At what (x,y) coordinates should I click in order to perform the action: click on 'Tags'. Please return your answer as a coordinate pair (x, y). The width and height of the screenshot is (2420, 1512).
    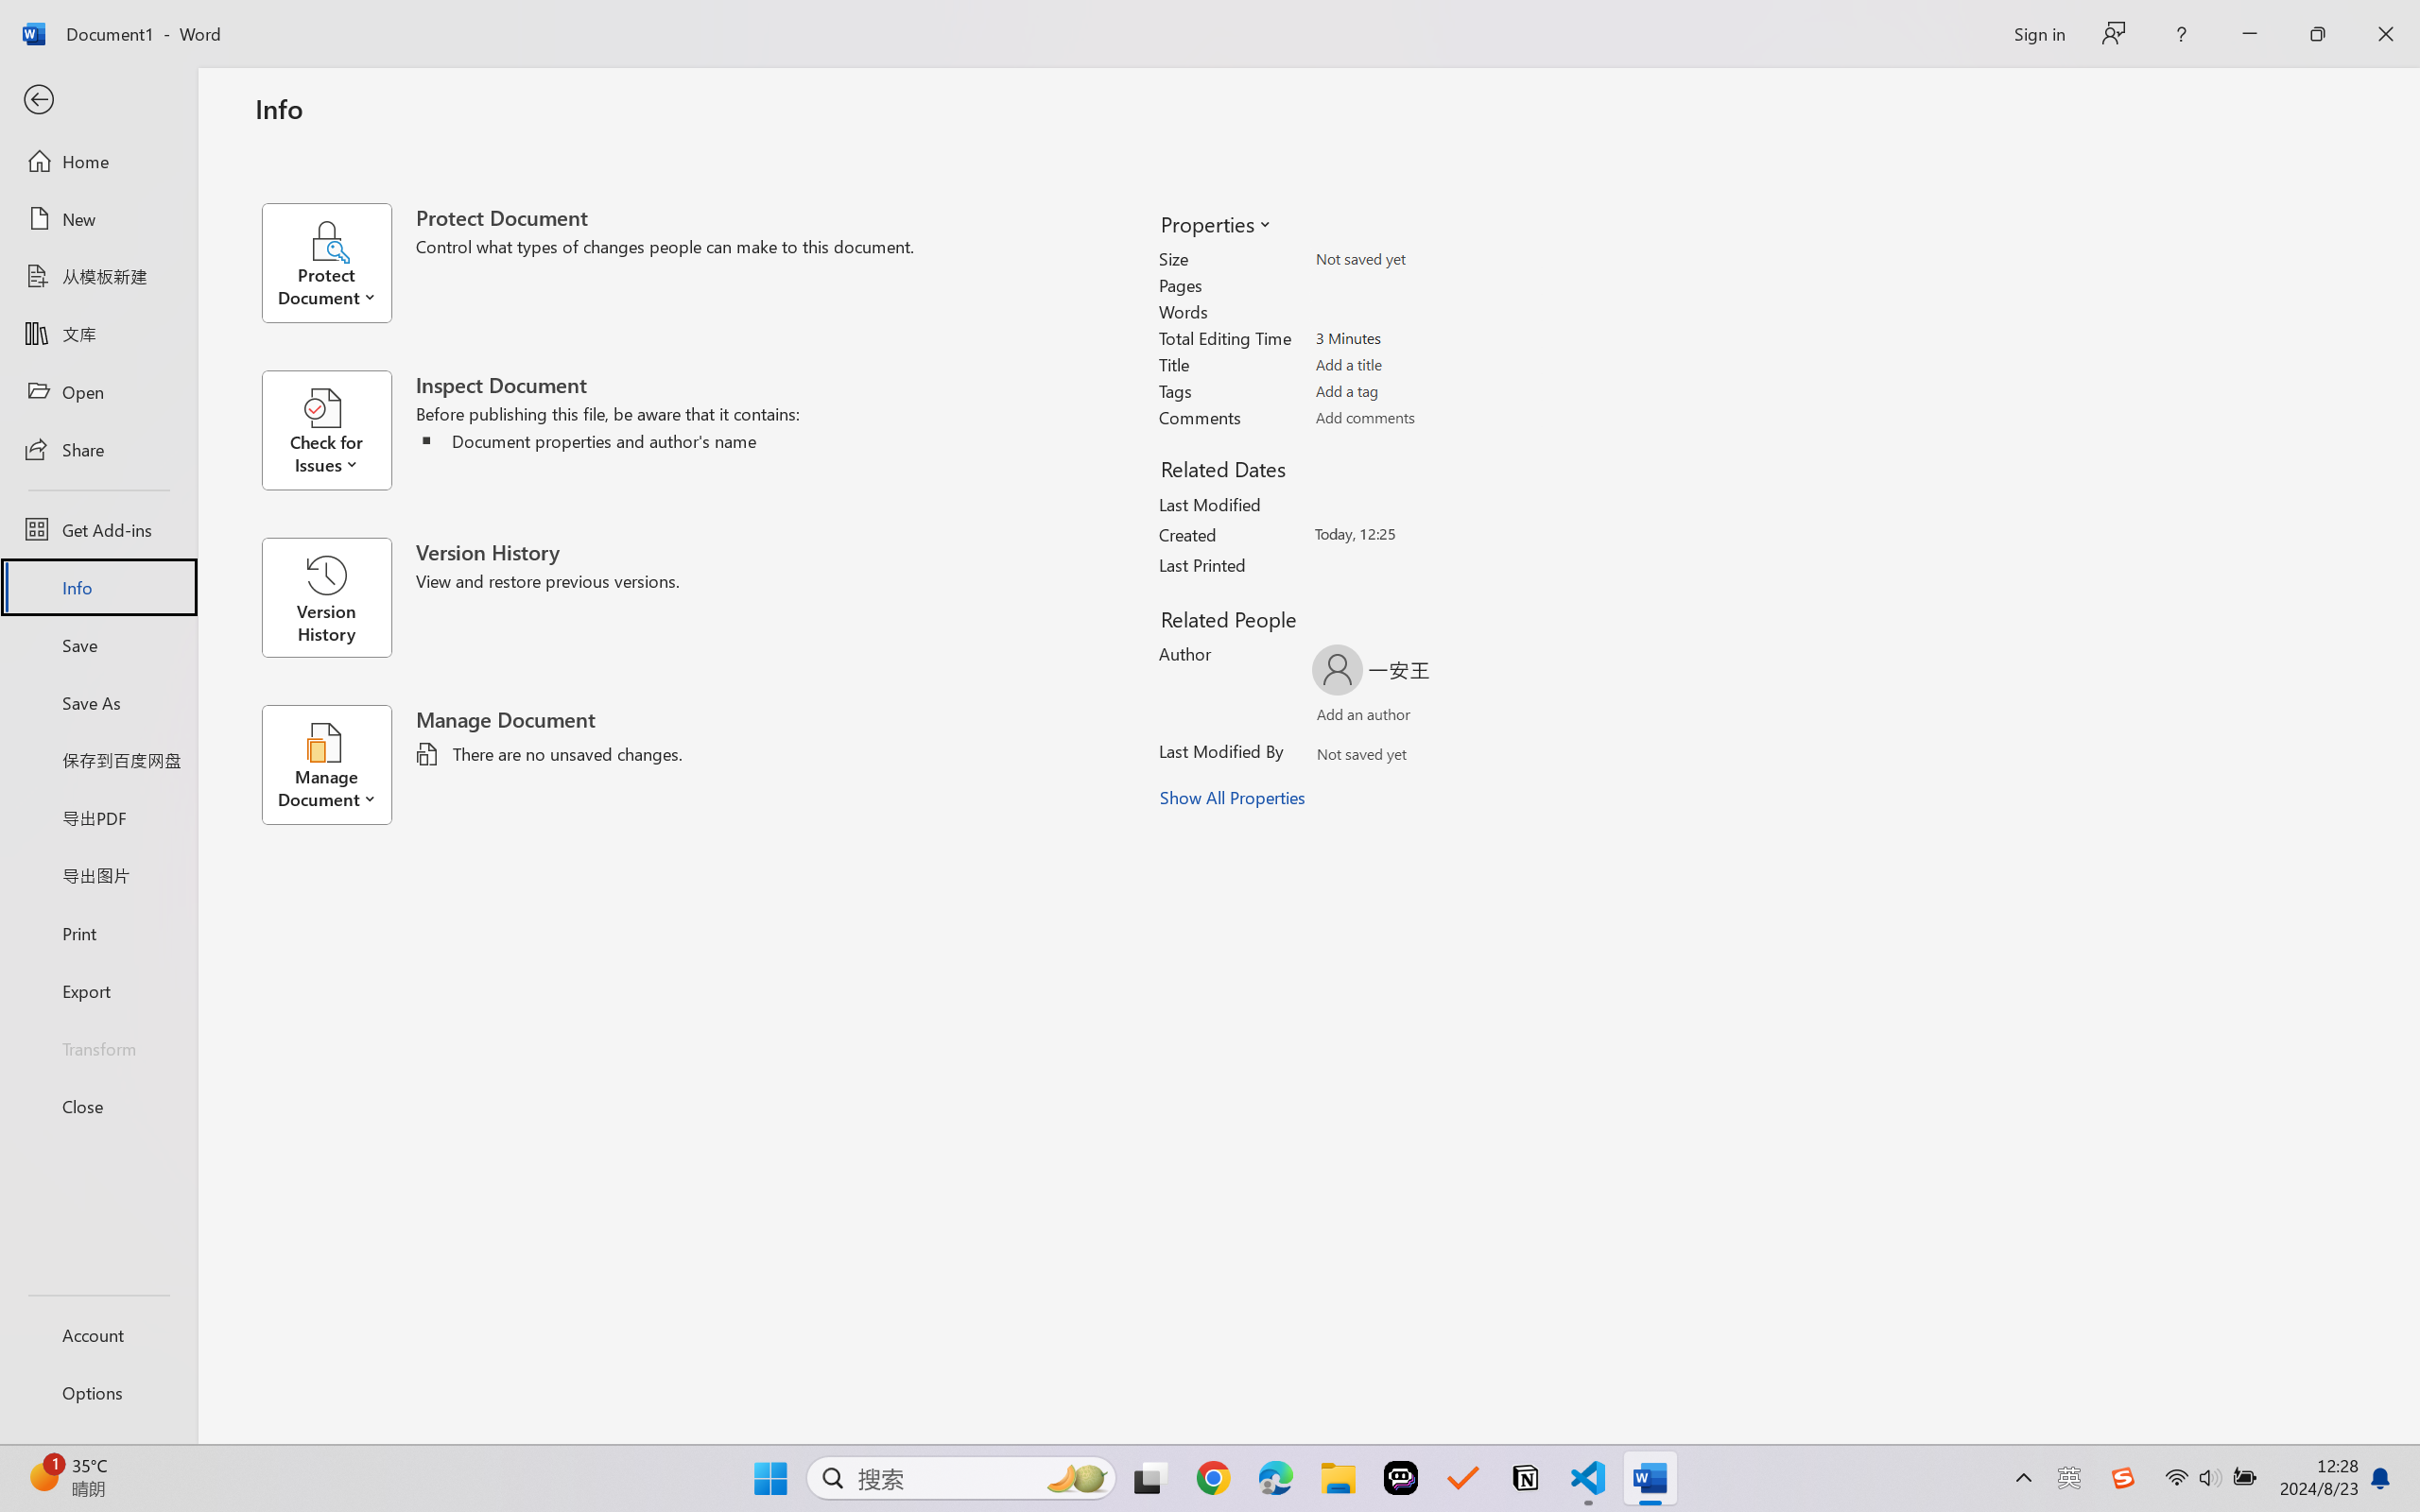
    Looking at the image, I should click on (1426, 390).